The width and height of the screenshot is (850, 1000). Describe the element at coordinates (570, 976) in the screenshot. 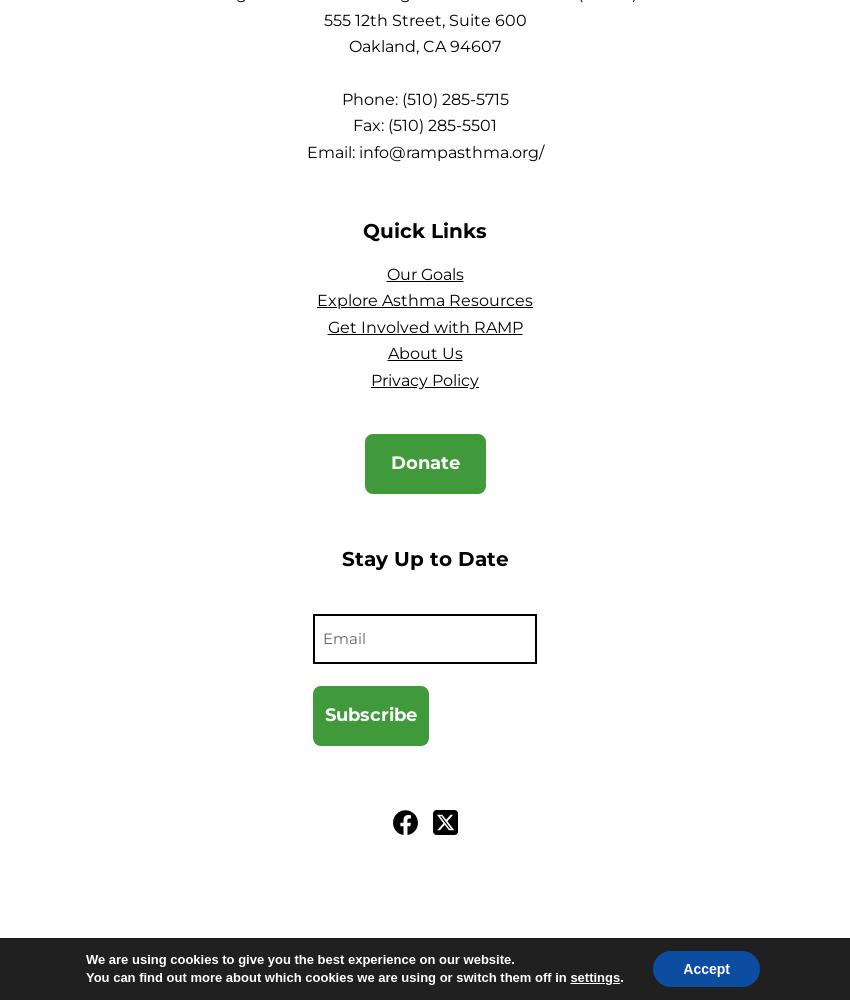

I see `'settings'` at that location.